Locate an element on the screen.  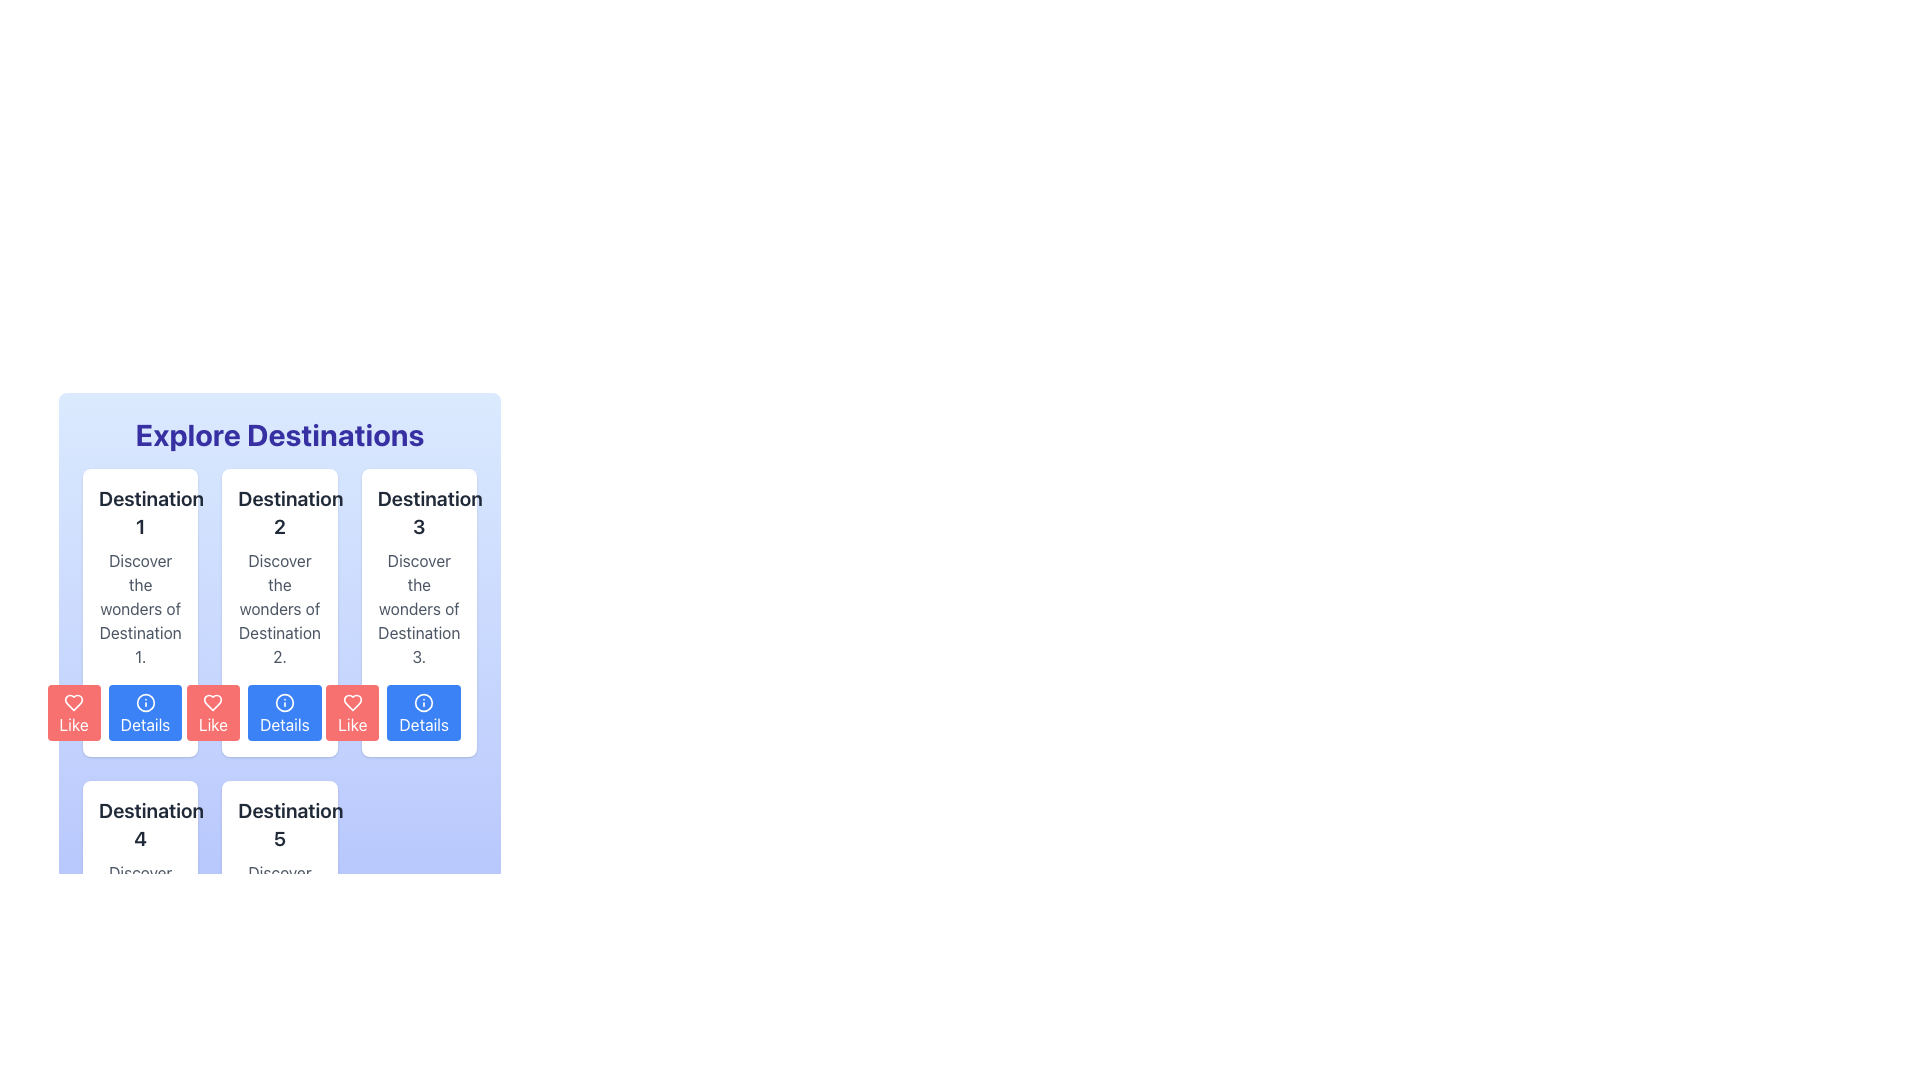
the 'Details' button located beneath the 'Destination 2' card, which is the middle card in the top row is located at coordinates (144, 701).